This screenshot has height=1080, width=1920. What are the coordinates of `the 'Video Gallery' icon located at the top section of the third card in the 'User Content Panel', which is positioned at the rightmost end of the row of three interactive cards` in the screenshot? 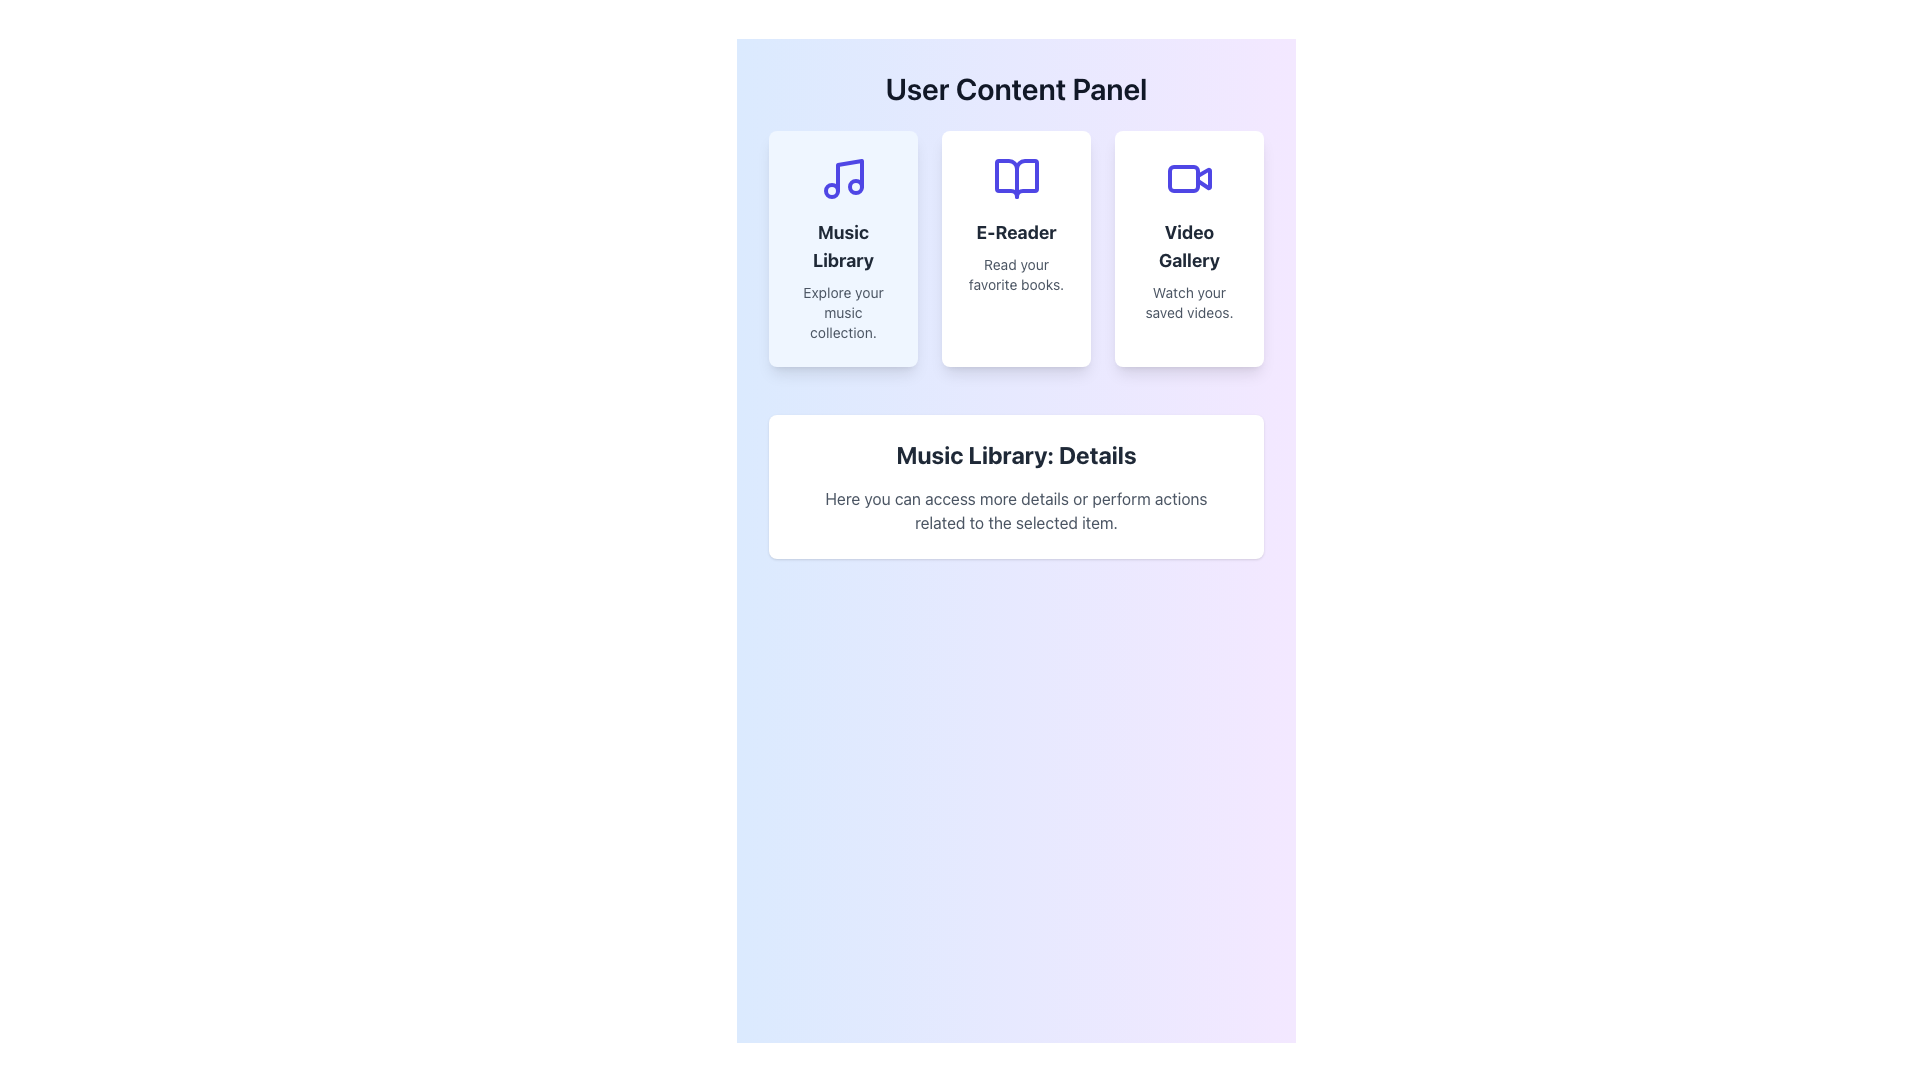 It's located at (1189, 177).